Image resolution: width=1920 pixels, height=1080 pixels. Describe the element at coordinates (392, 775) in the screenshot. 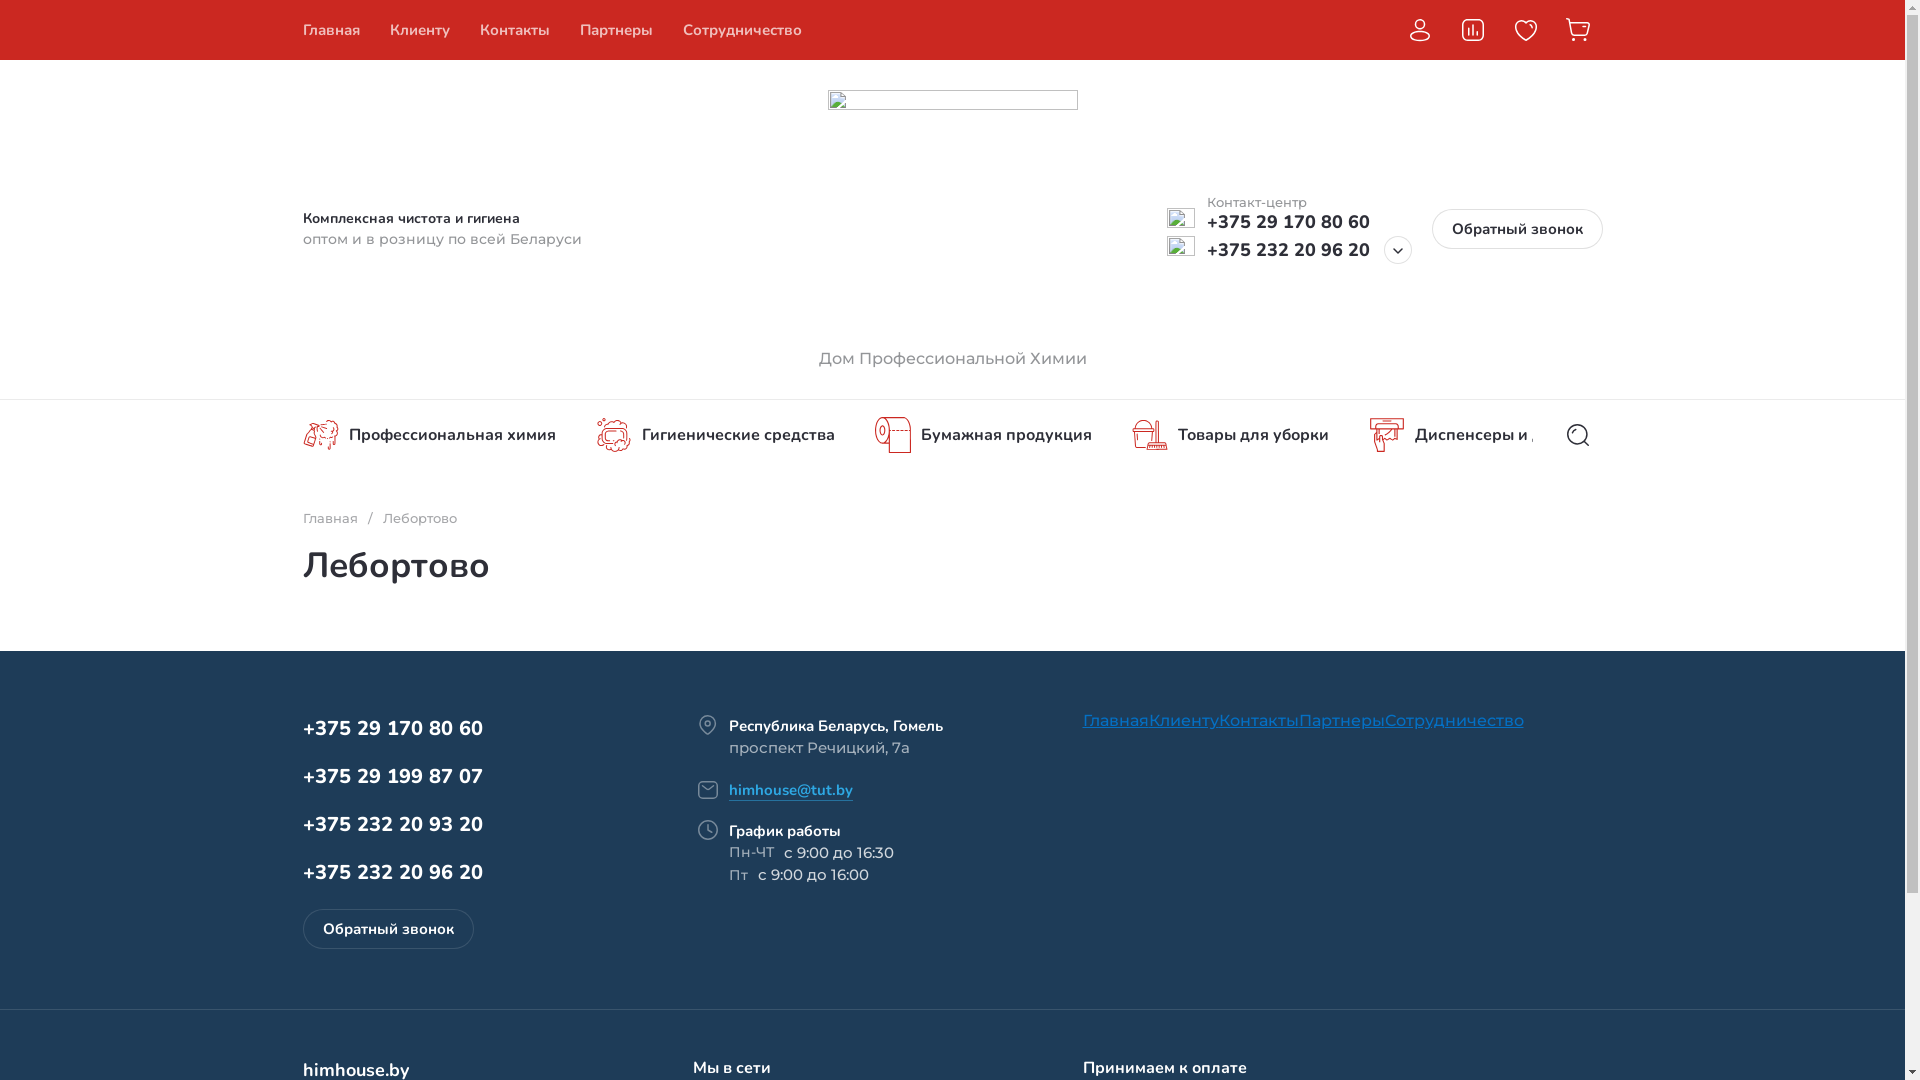

I see `'+375 29 199 87 07'` at that location.